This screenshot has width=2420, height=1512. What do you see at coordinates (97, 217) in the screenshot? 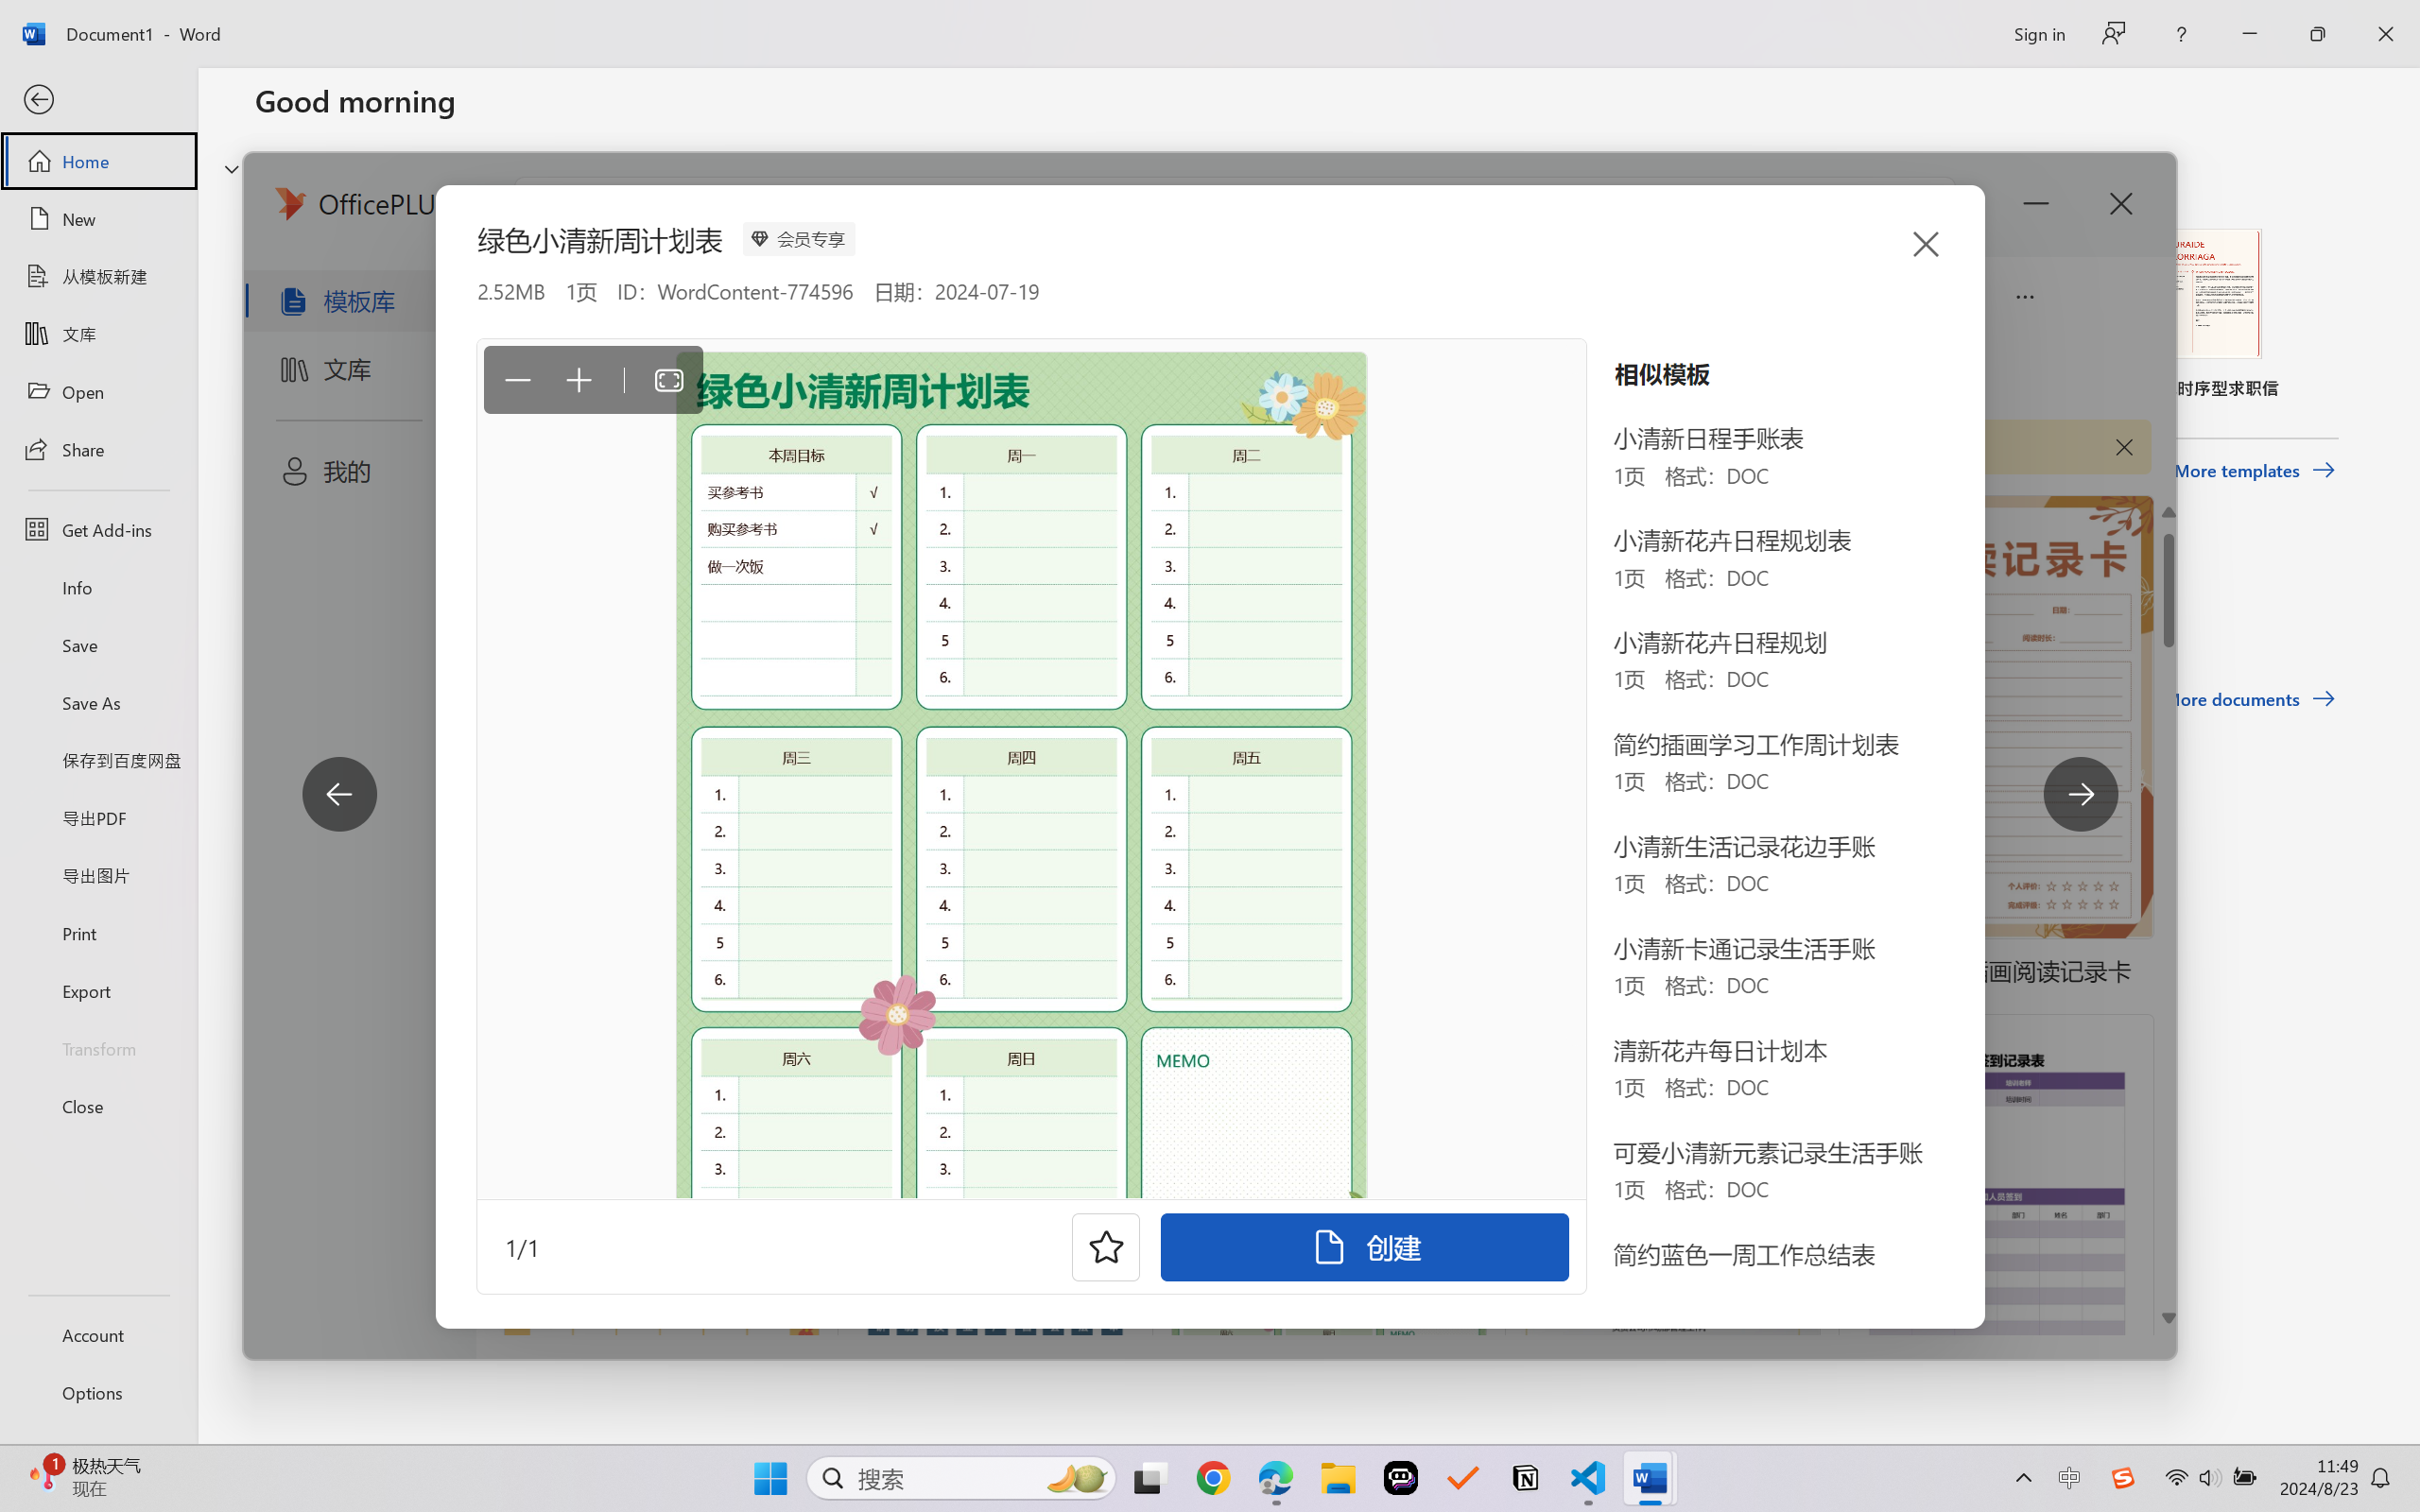
I see `'New'` at bounding box center [97, 217].